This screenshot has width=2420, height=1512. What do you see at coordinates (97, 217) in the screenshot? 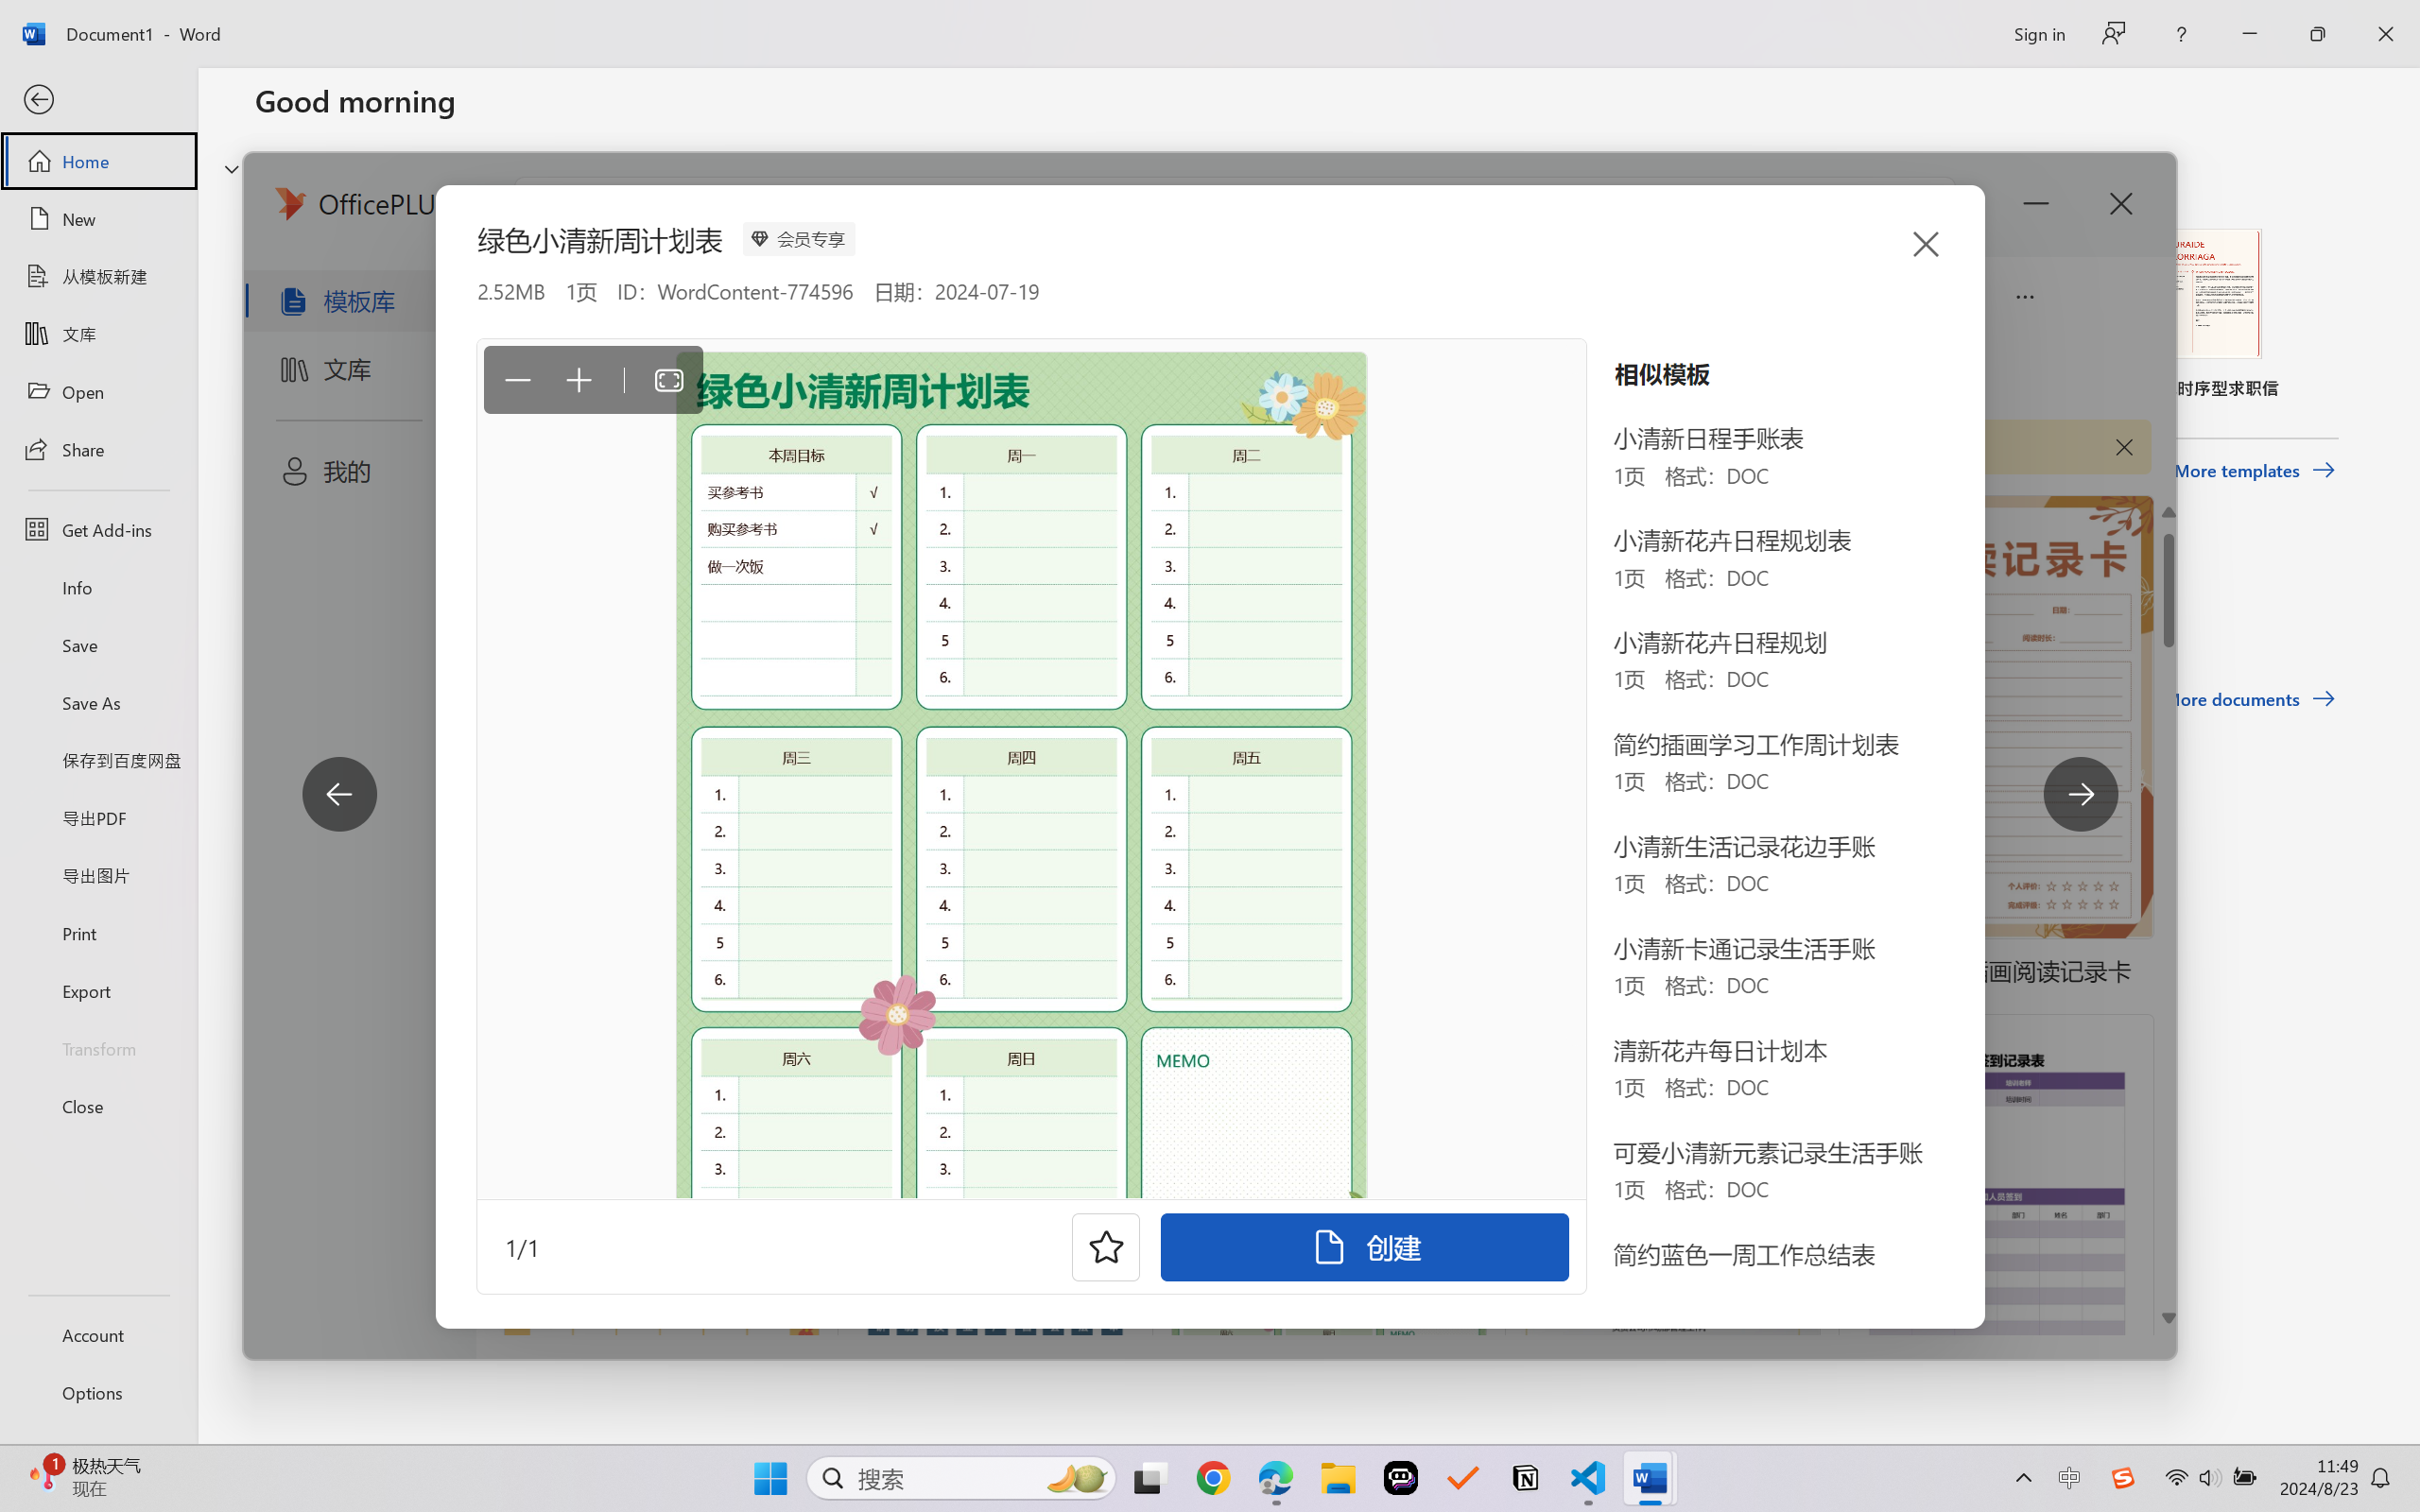
I see `'New'` at bounding box center [97, 217].